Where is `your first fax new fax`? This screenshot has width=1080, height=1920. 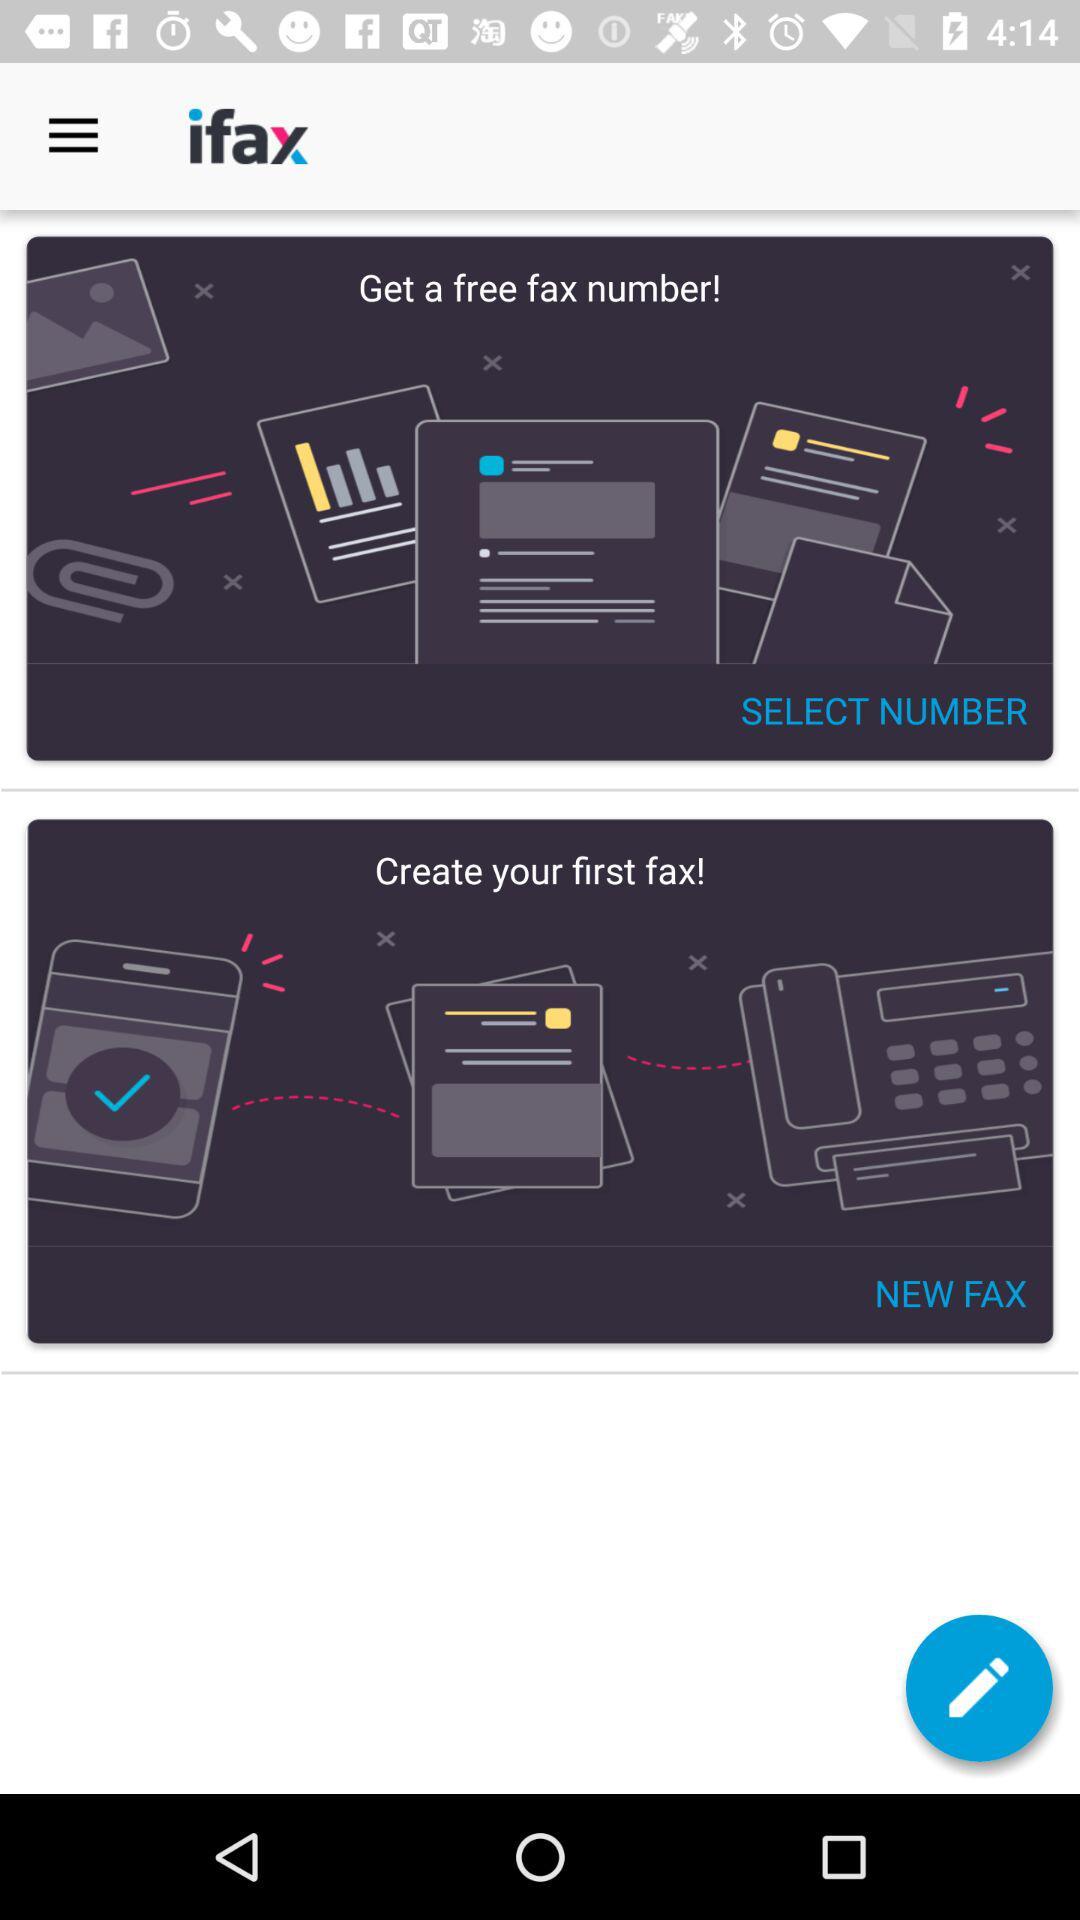 your first fax new fax is located at coordinates (540, 1080).